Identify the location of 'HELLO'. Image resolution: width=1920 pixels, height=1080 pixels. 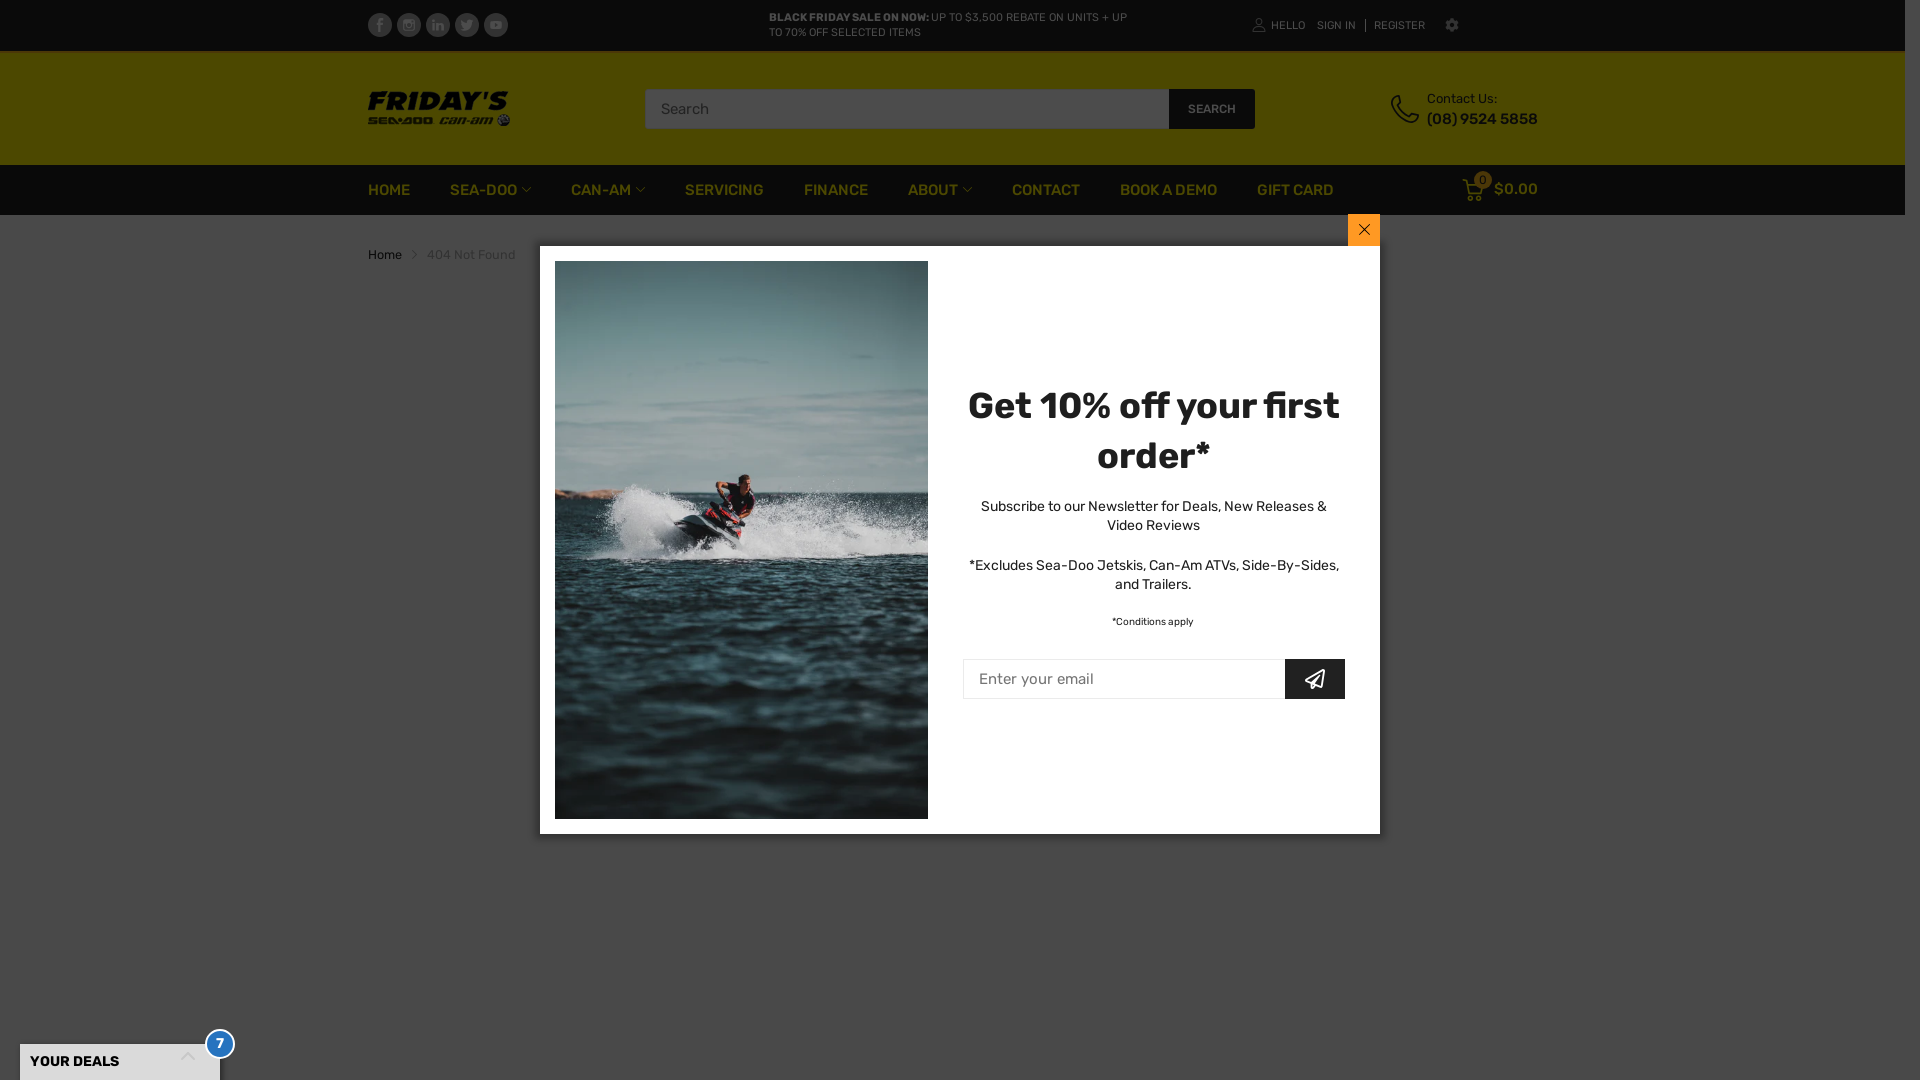
(1277, 25).